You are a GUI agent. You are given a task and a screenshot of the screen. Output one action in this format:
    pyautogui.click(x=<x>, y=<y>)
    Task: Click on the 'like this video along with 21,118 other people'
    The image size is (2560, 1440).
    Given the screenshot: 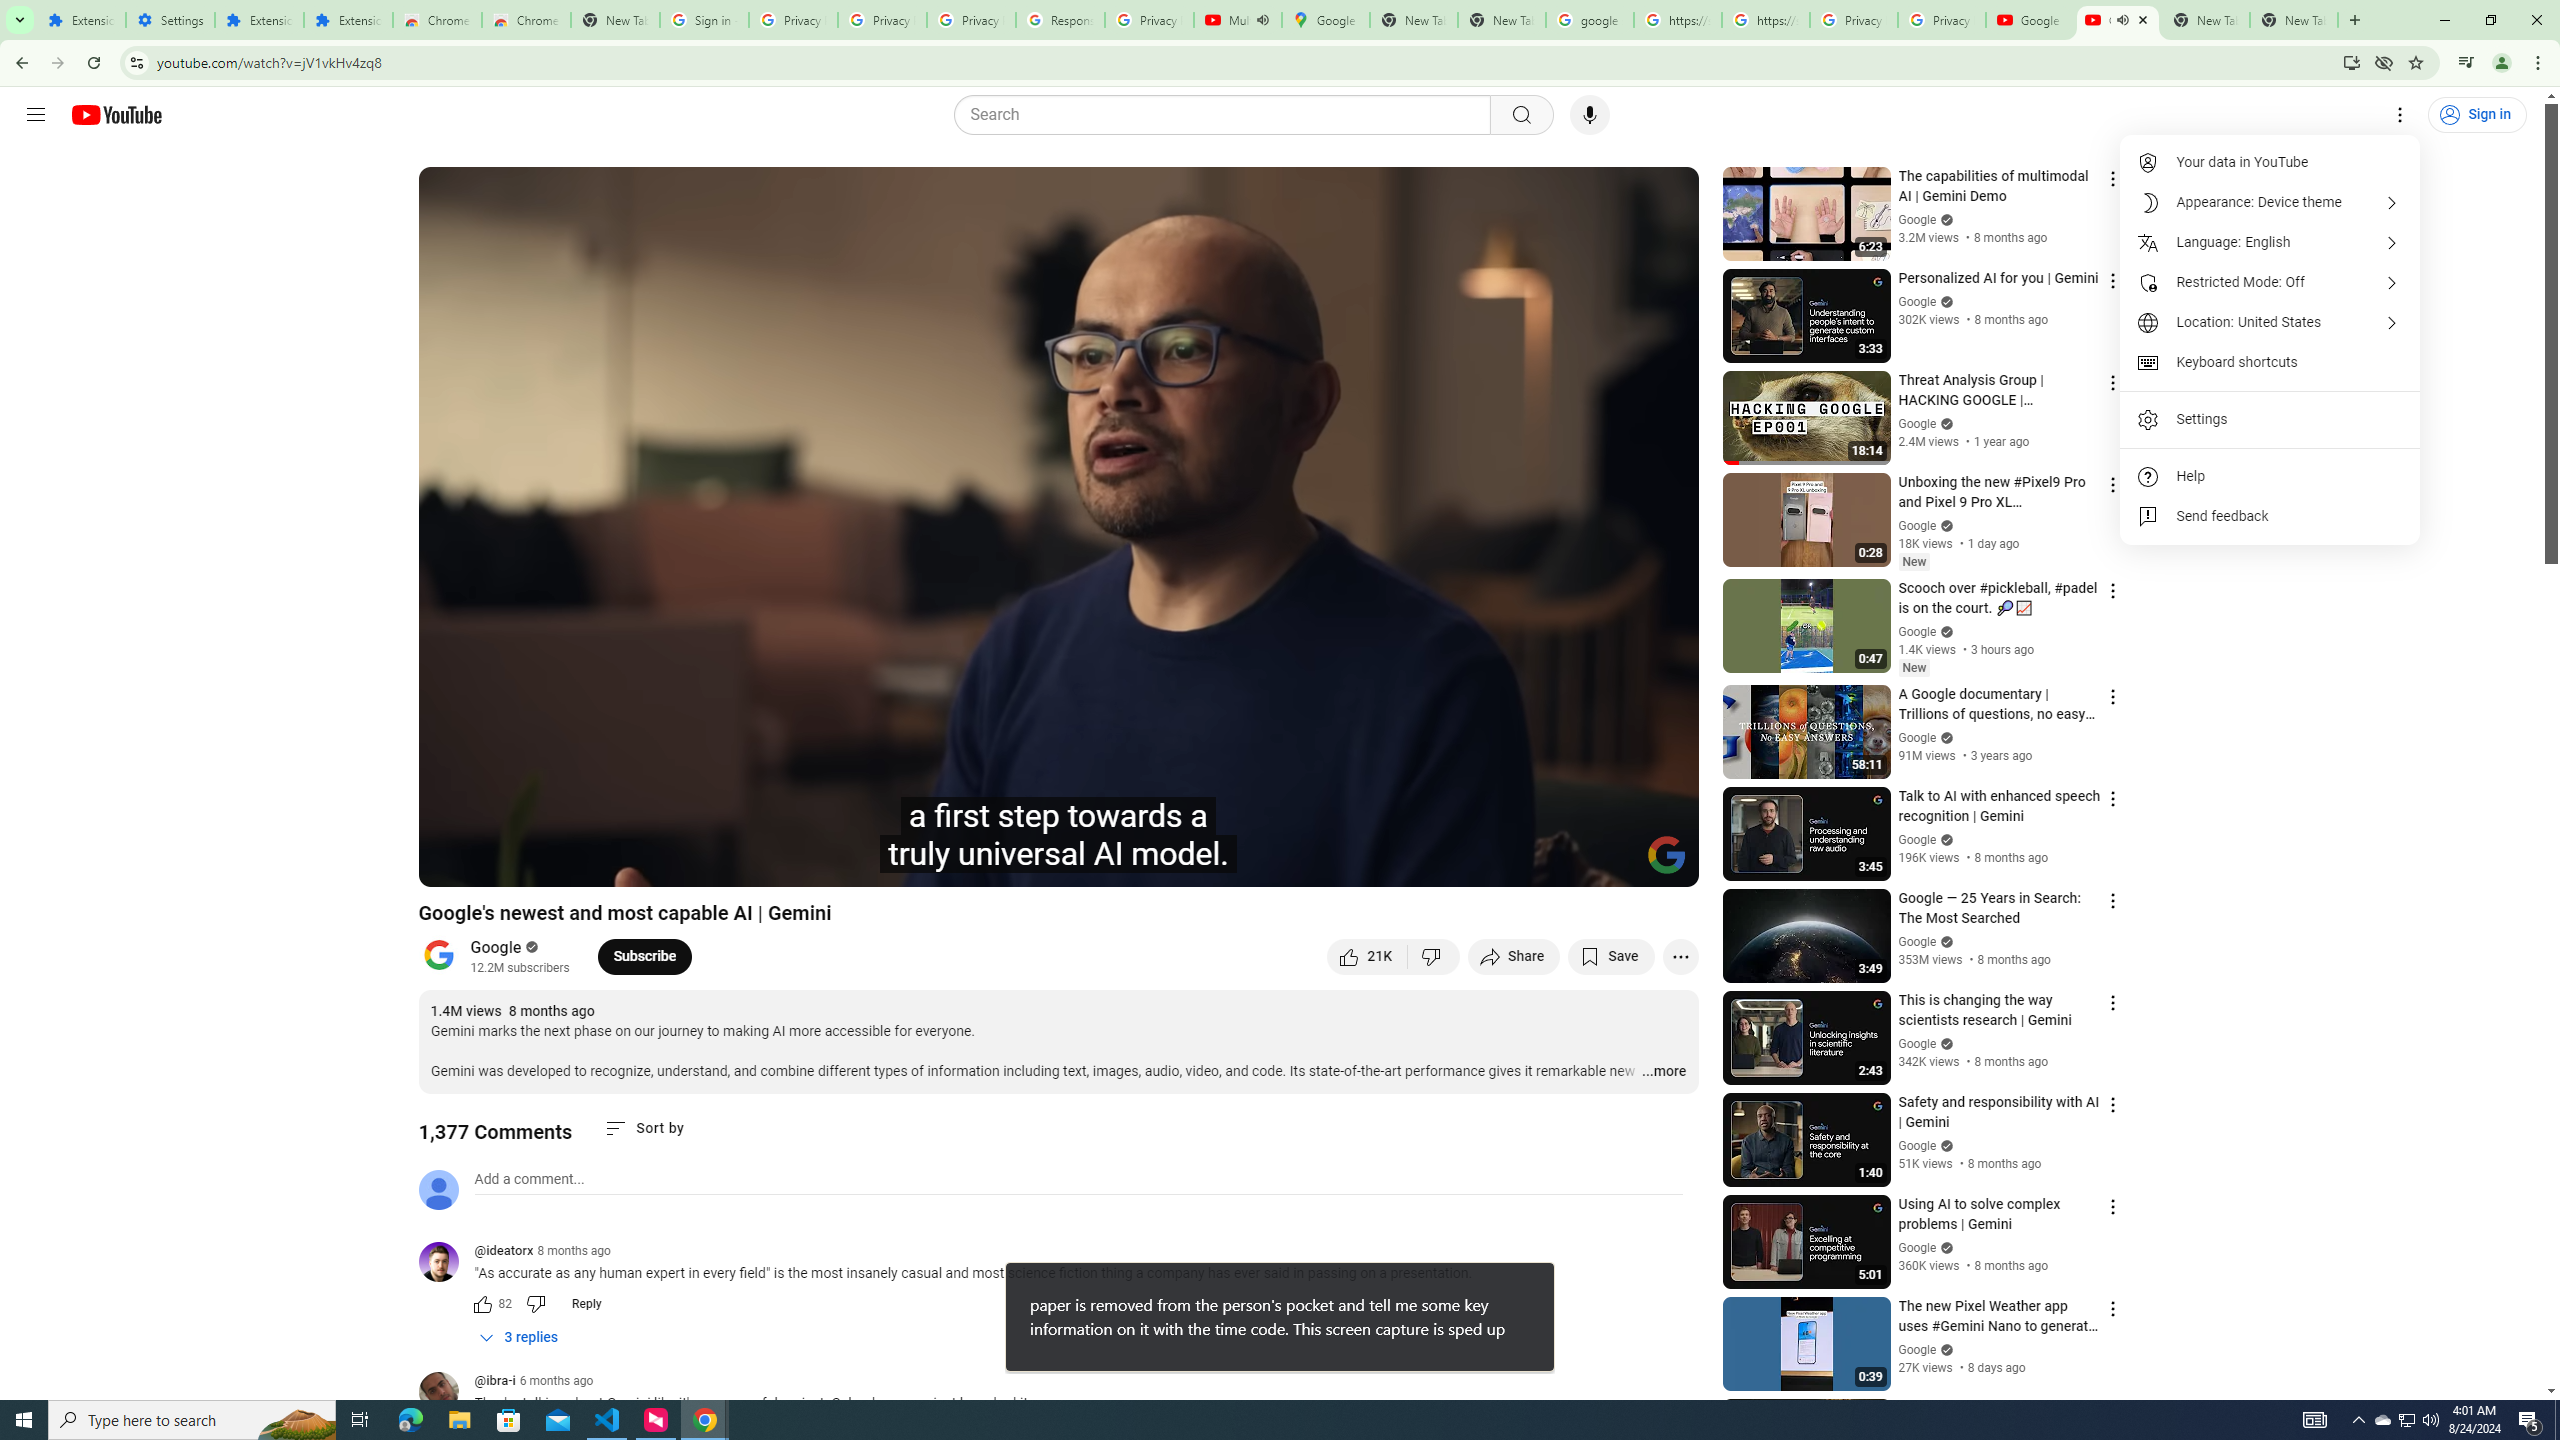 What is the action you would take?
    pyautogui.click(x=1366, y=955)
    